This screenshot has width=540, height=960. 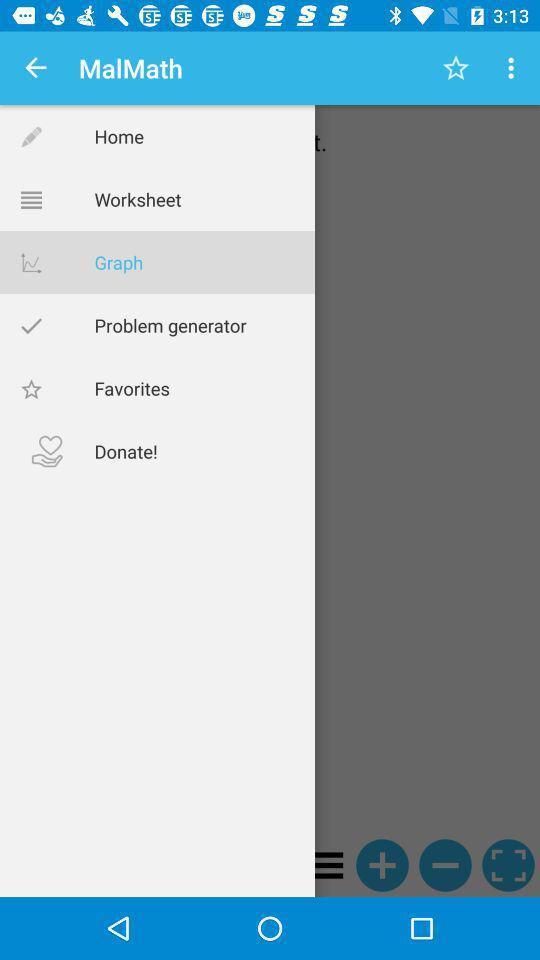 I want to click on the fullscreen icon, so click(x=508, y=864).